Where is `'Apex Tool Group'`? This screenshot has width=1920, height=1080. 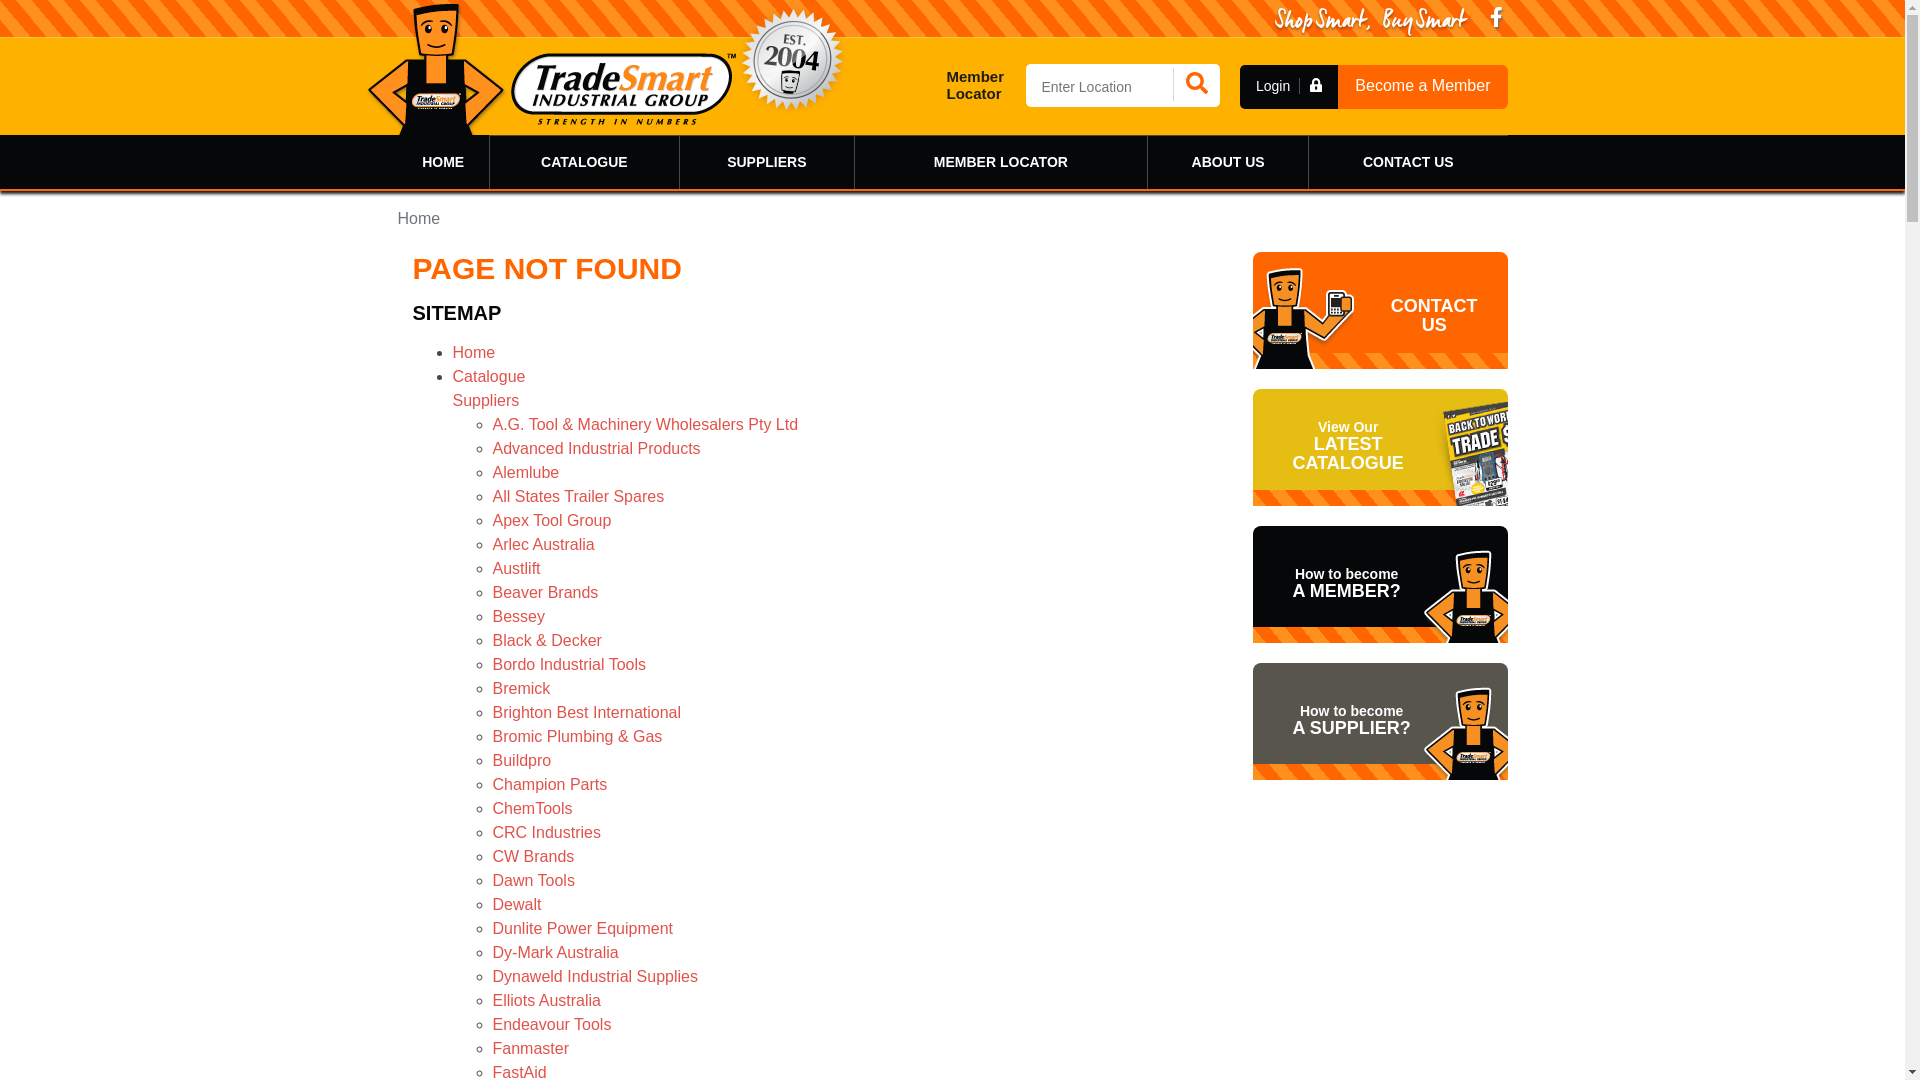 'Apex Tool Group' is located at coordinates (551, 519).